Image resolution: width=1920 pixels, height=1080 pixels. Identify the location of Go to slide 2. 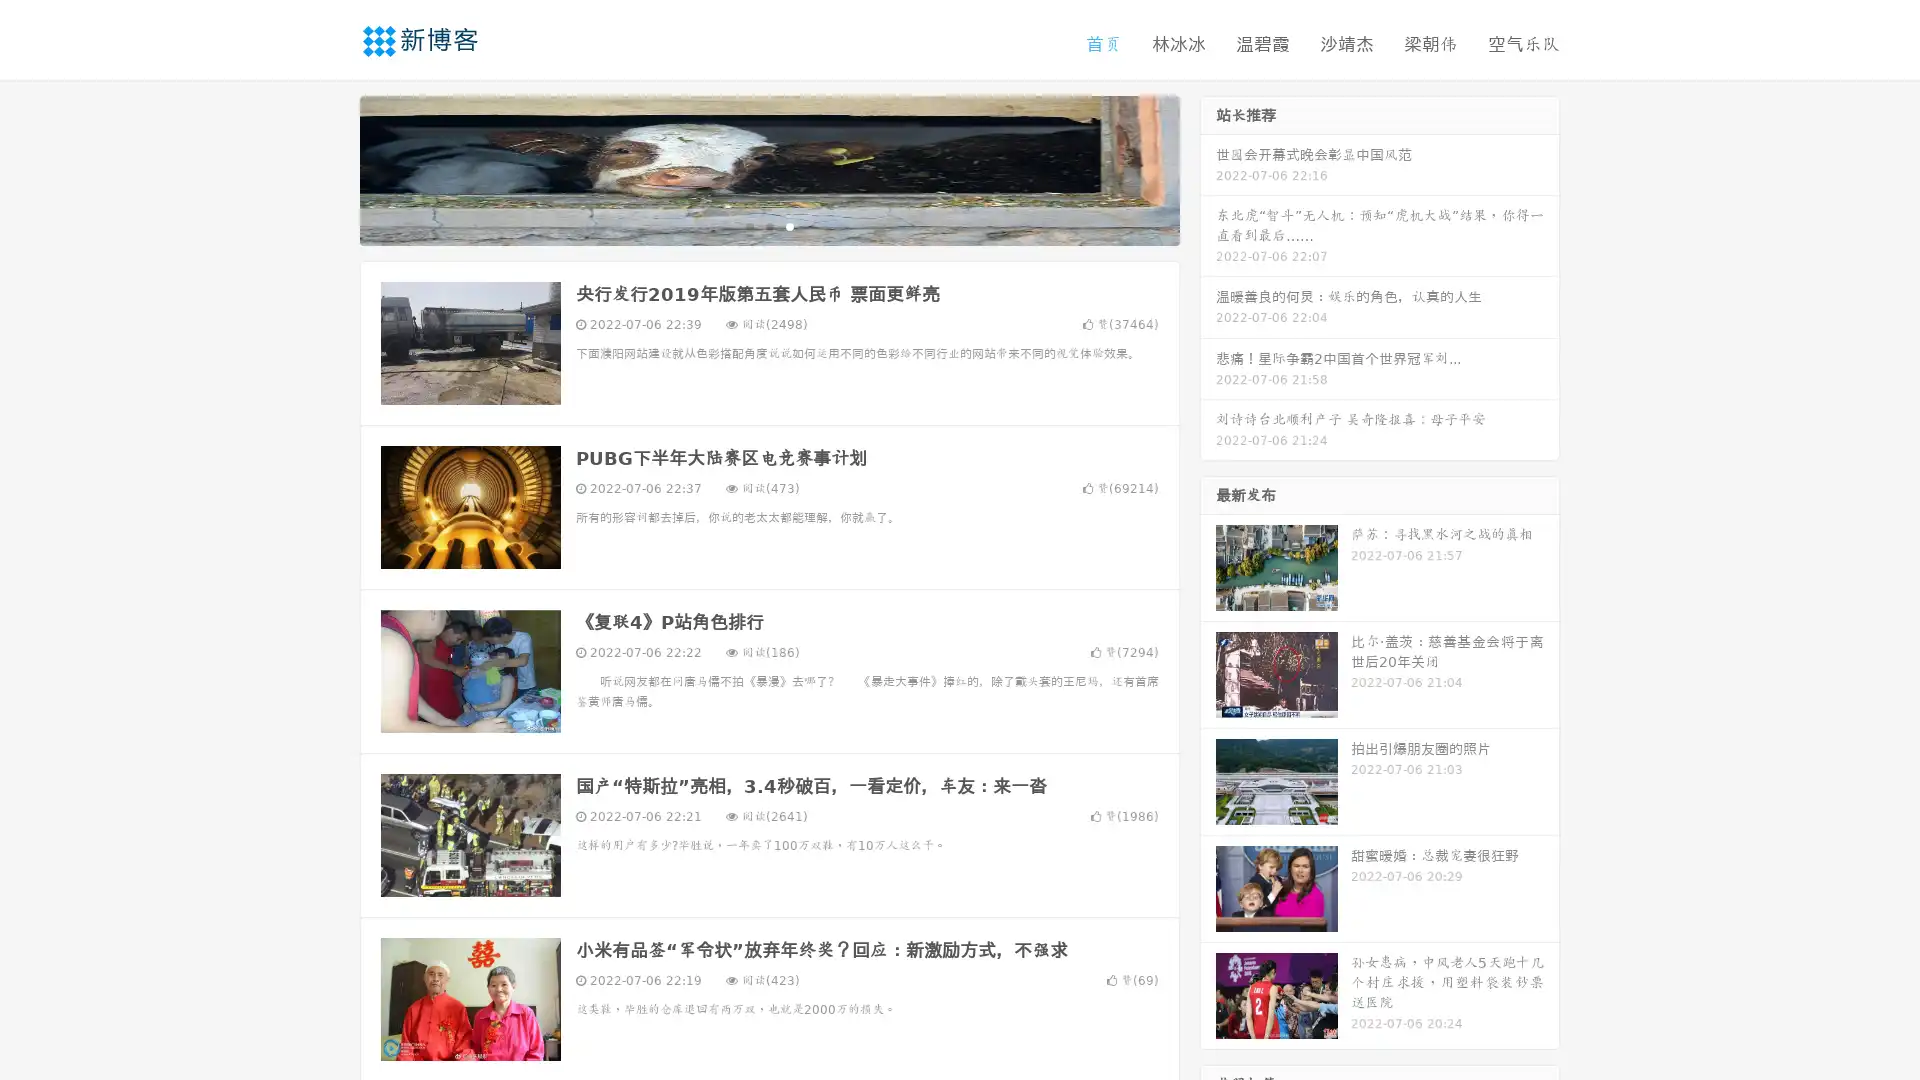
(768, 225).